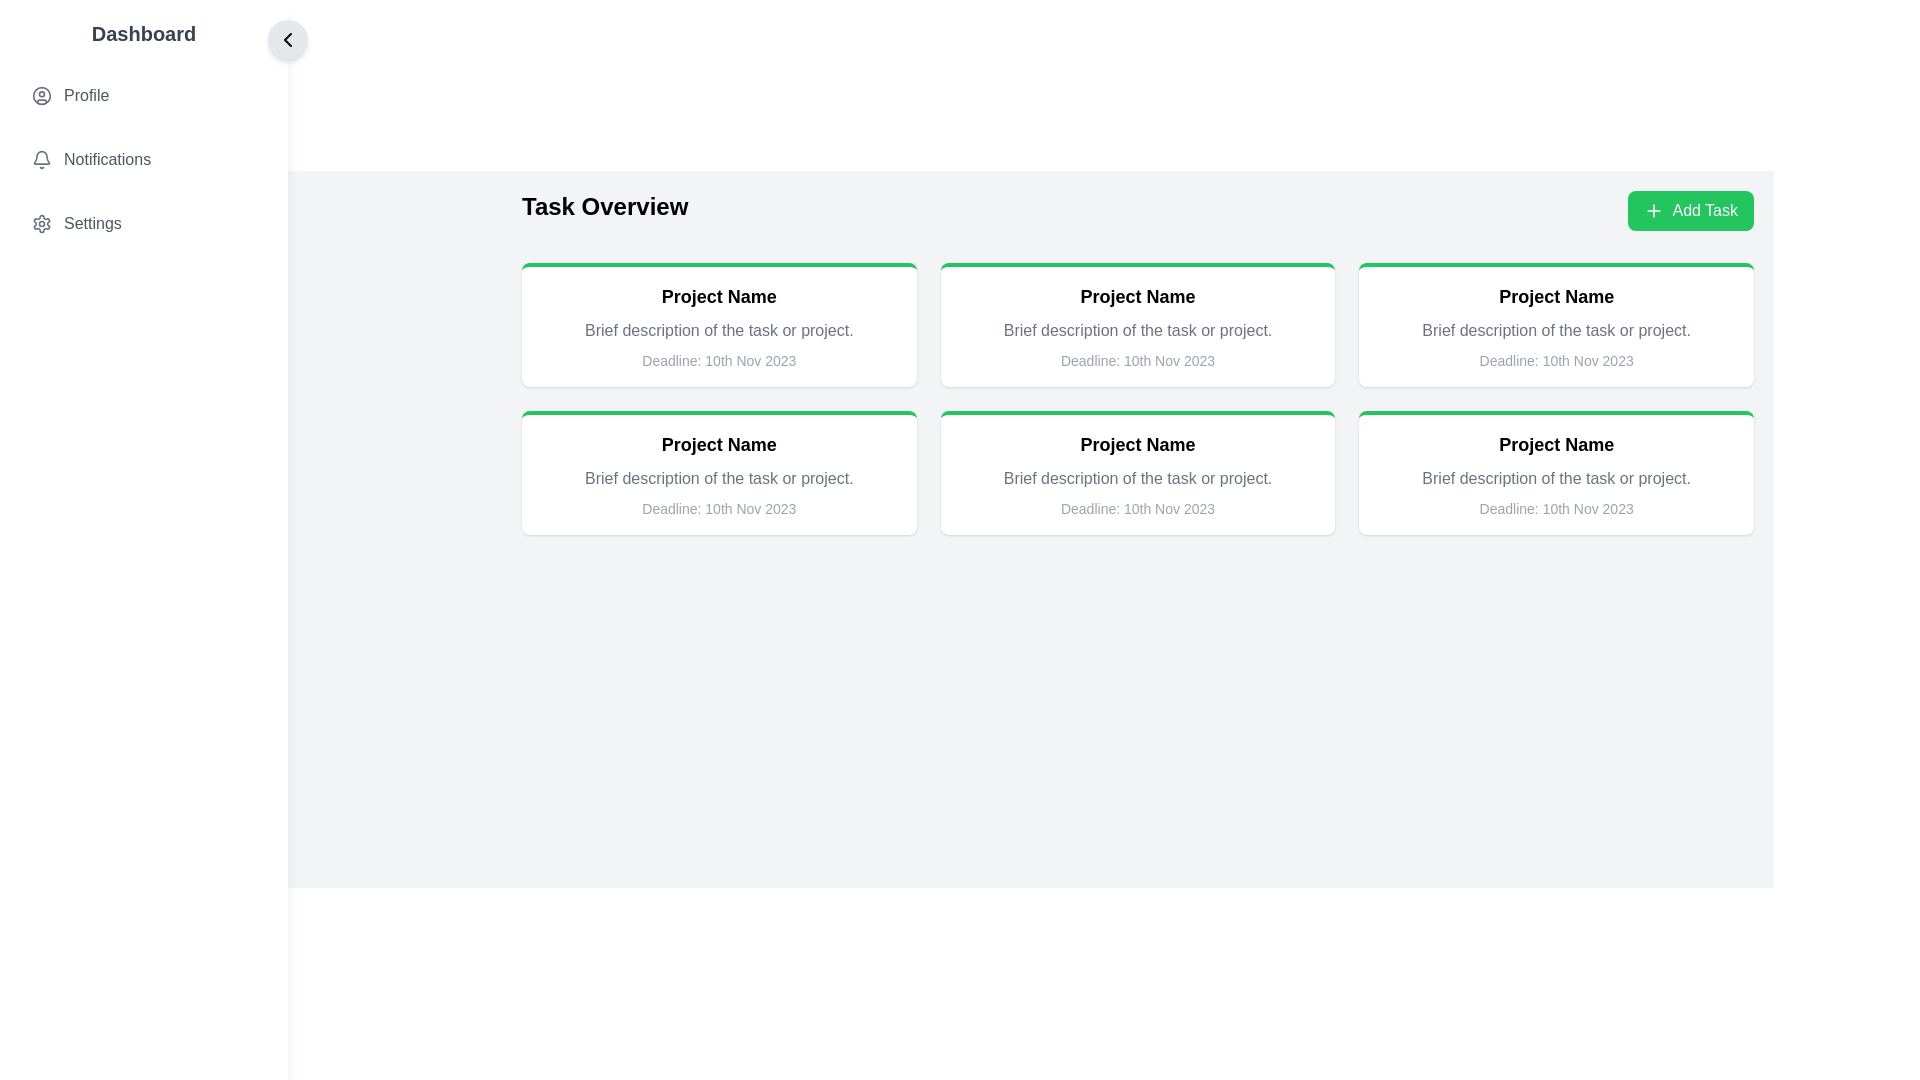  Describe the element at coordinates (1137, 323) in the screenshot. I see `text content of the task or project summary card located in the top row and center column of the grid layout` at that location.